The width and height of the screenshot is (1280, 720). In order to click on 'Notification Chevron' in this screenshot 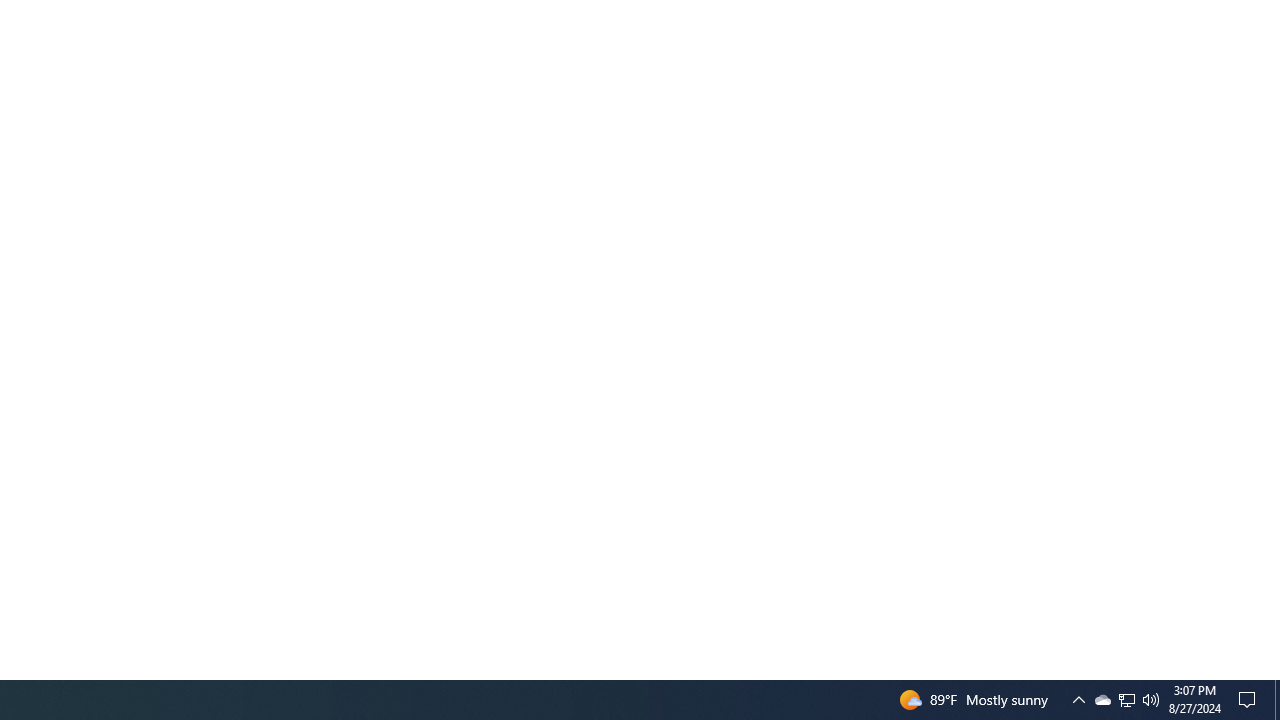, I will do `click(1078, 698)`.